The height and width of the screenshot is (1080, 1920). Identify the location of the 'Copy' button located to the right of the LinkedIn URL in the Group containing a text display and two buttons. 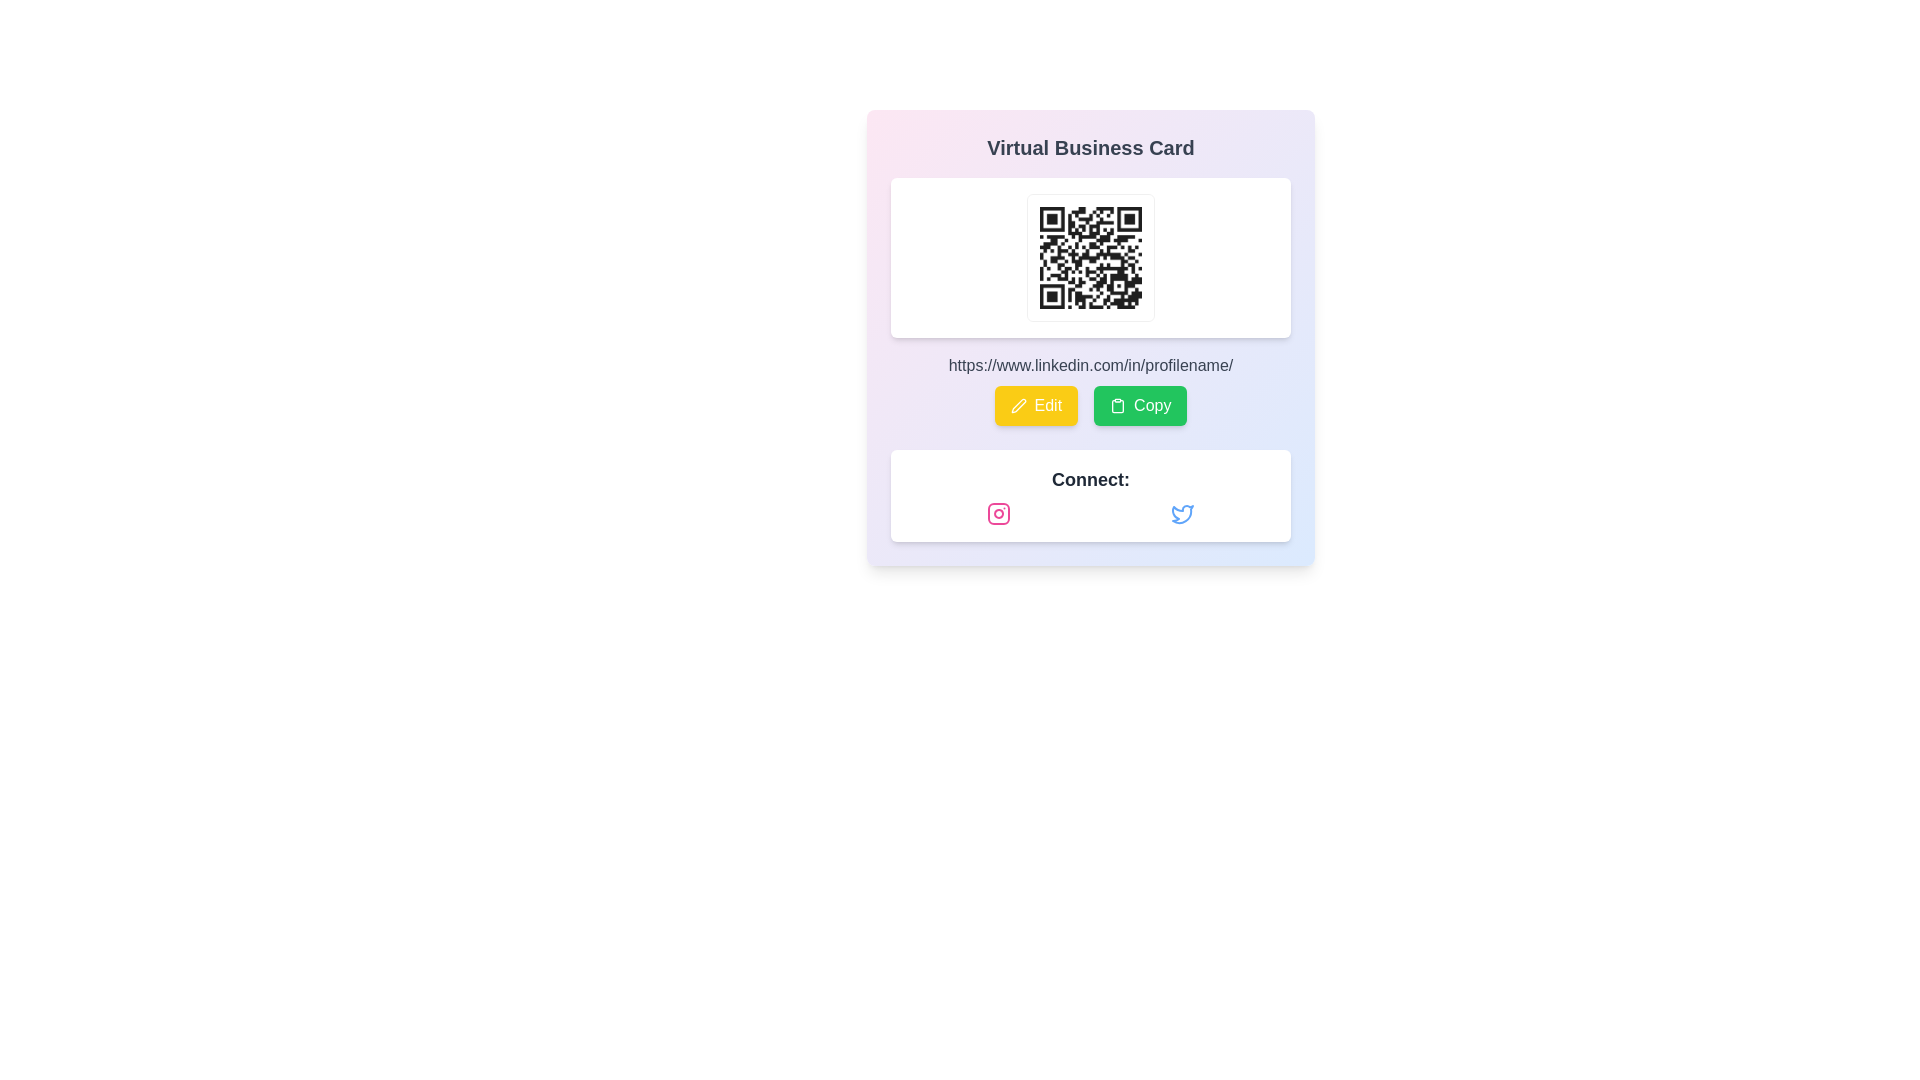
(1089, 389).